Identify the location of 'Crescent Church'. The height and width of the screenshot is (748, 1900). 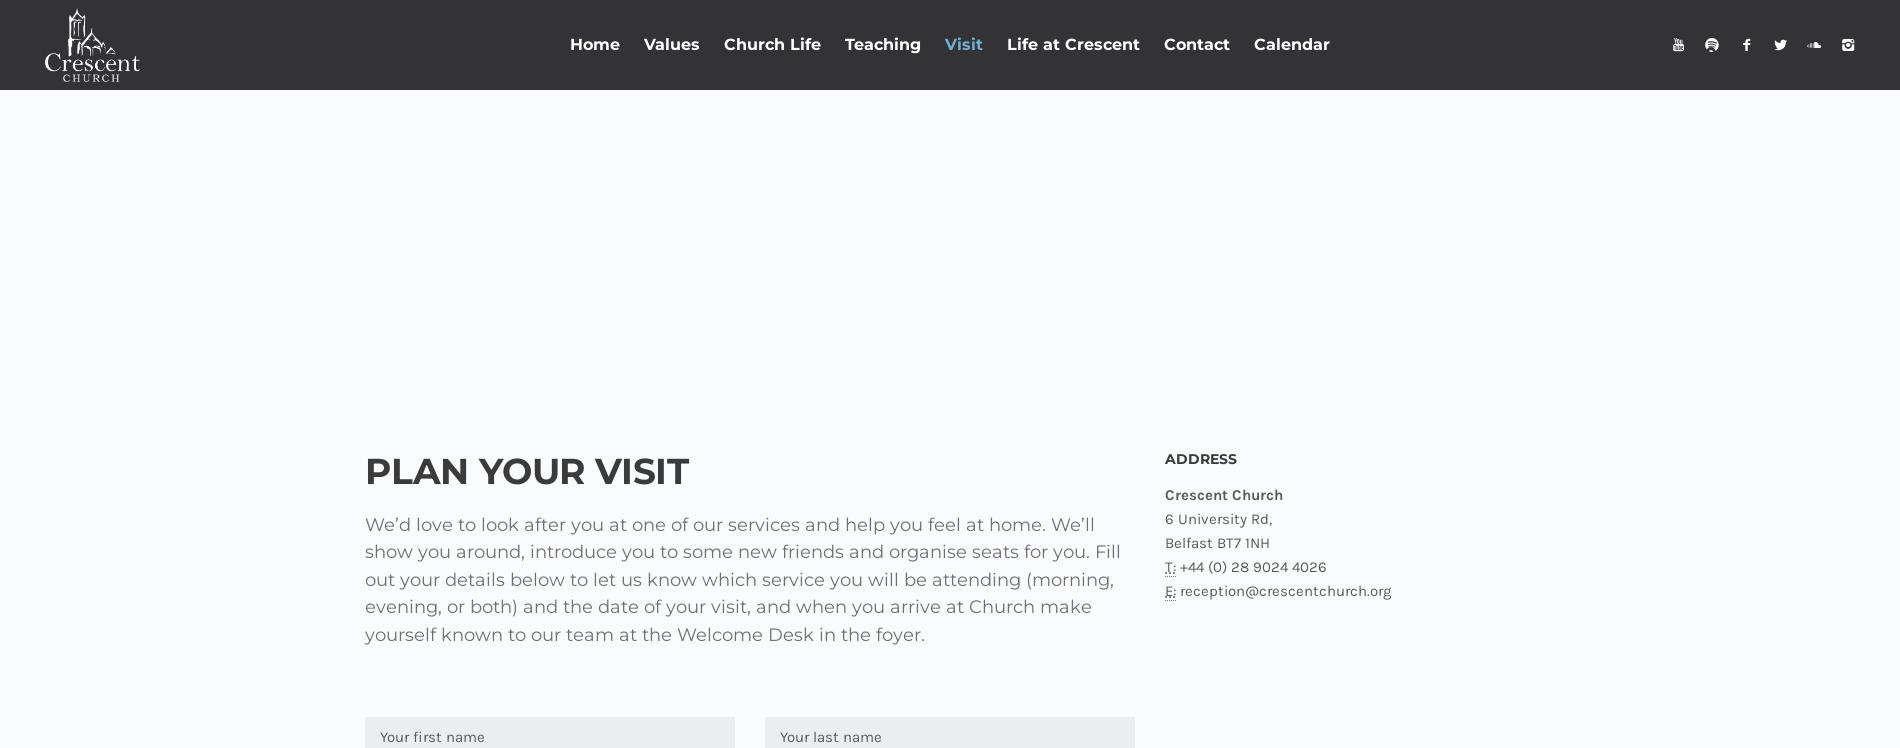
(1222, 495).